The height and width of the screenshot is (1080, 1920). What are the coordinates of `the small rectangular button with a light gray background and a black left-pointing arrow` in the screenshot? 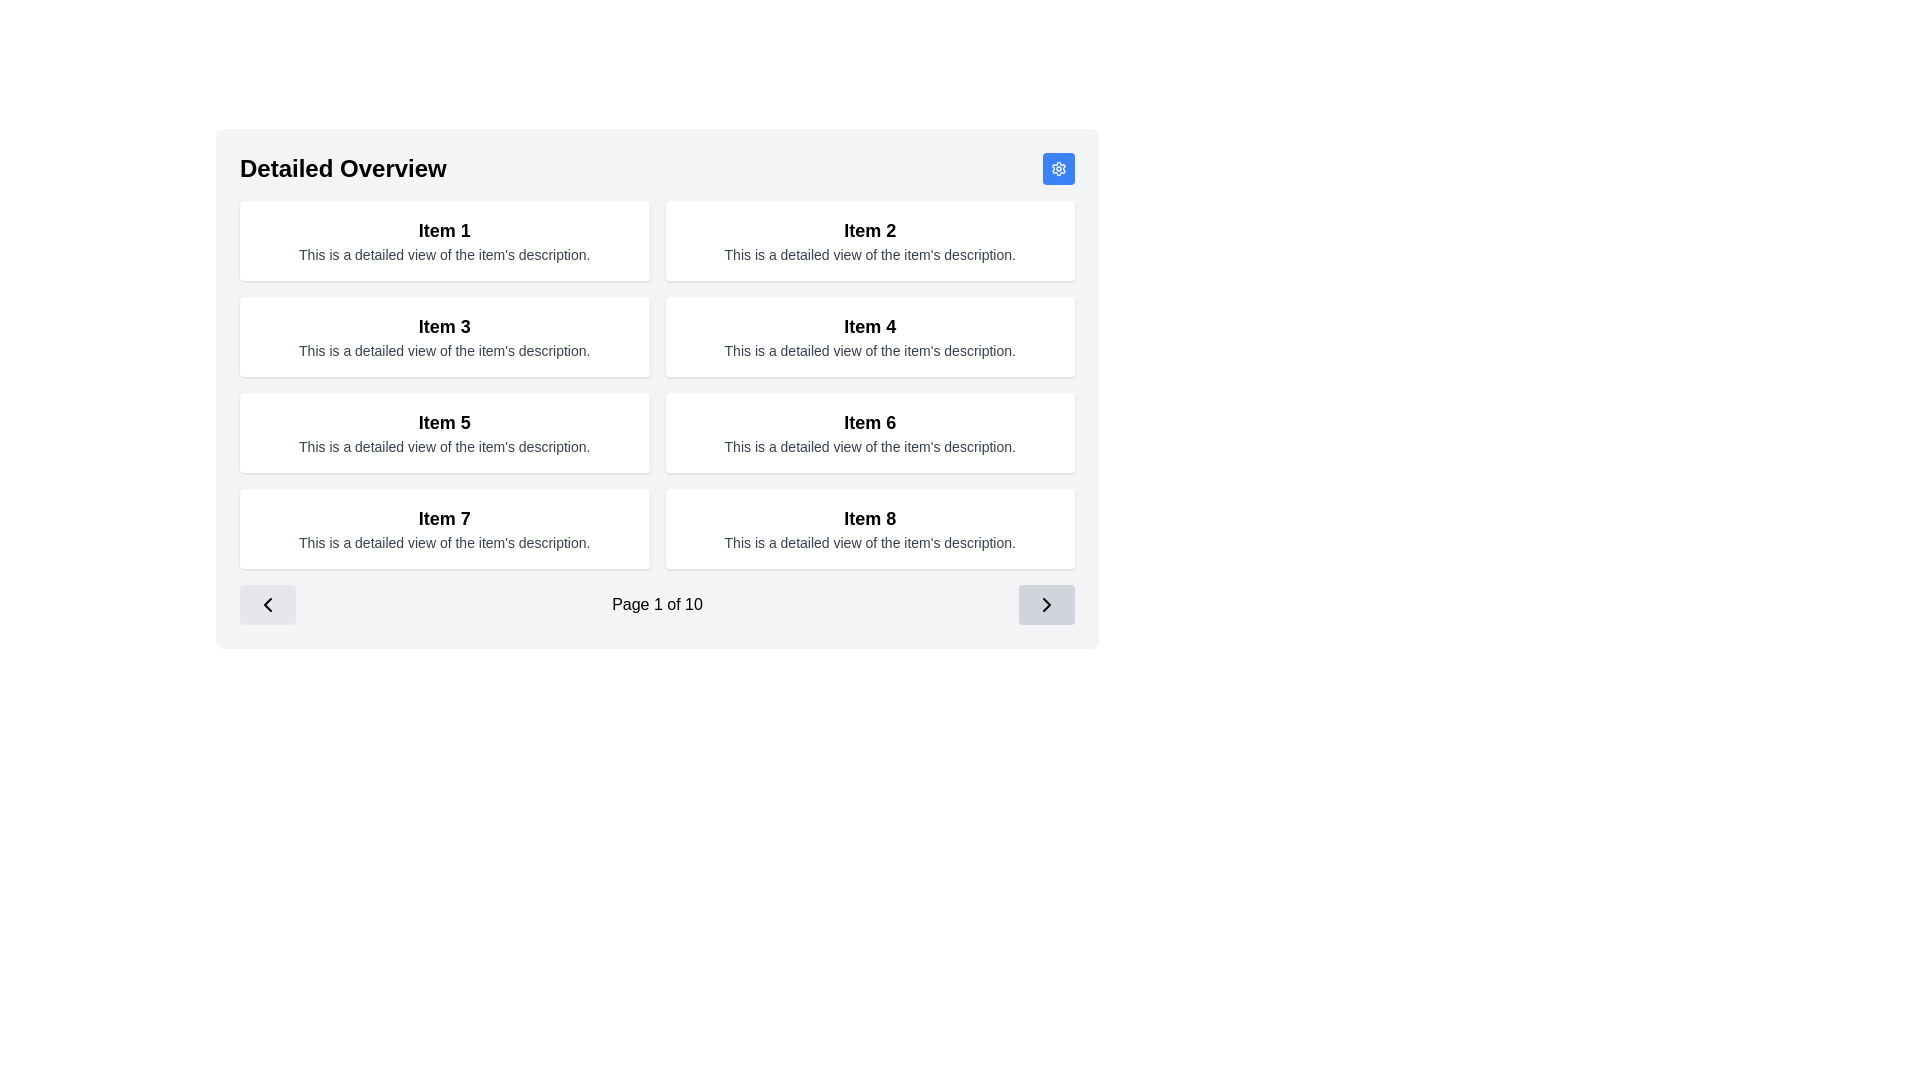 It's located at (267, 604).